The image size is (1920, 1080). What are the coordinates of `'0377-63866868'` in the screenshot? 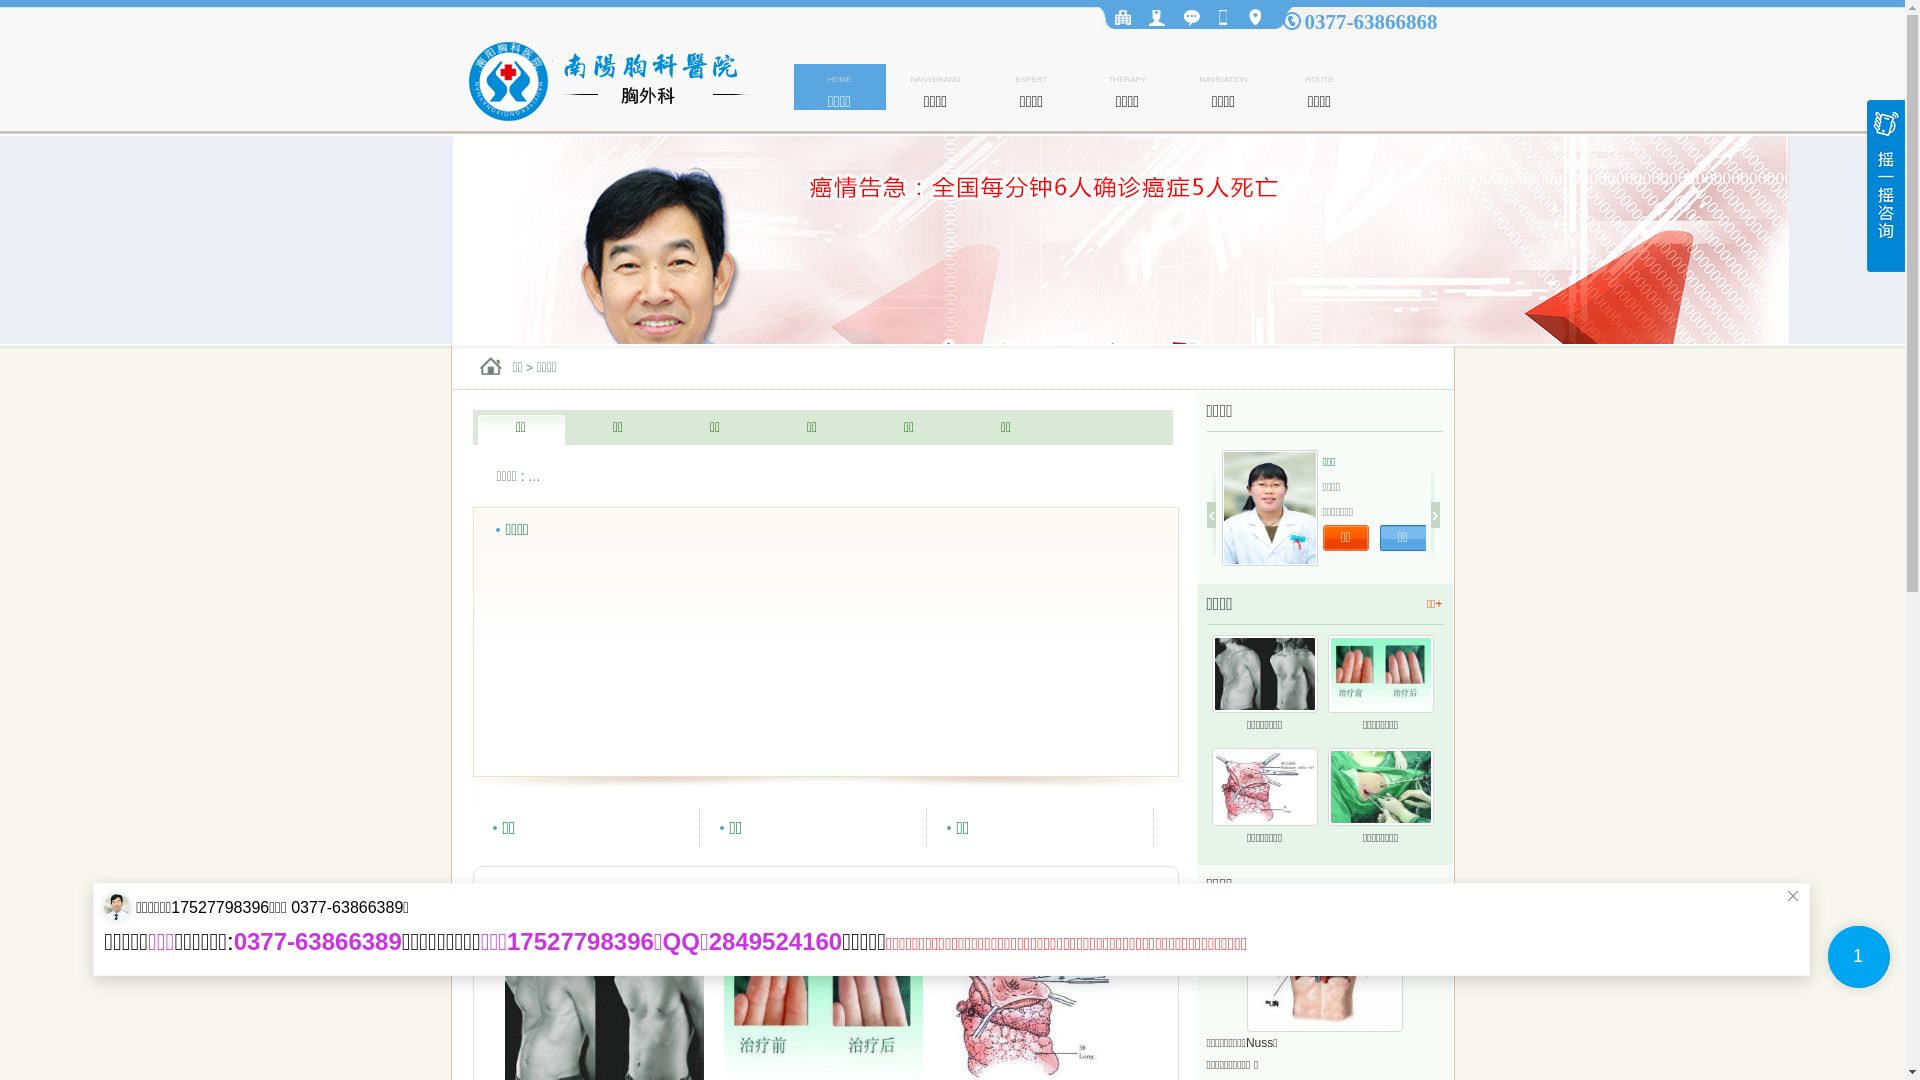 It's located at (1369, 22).